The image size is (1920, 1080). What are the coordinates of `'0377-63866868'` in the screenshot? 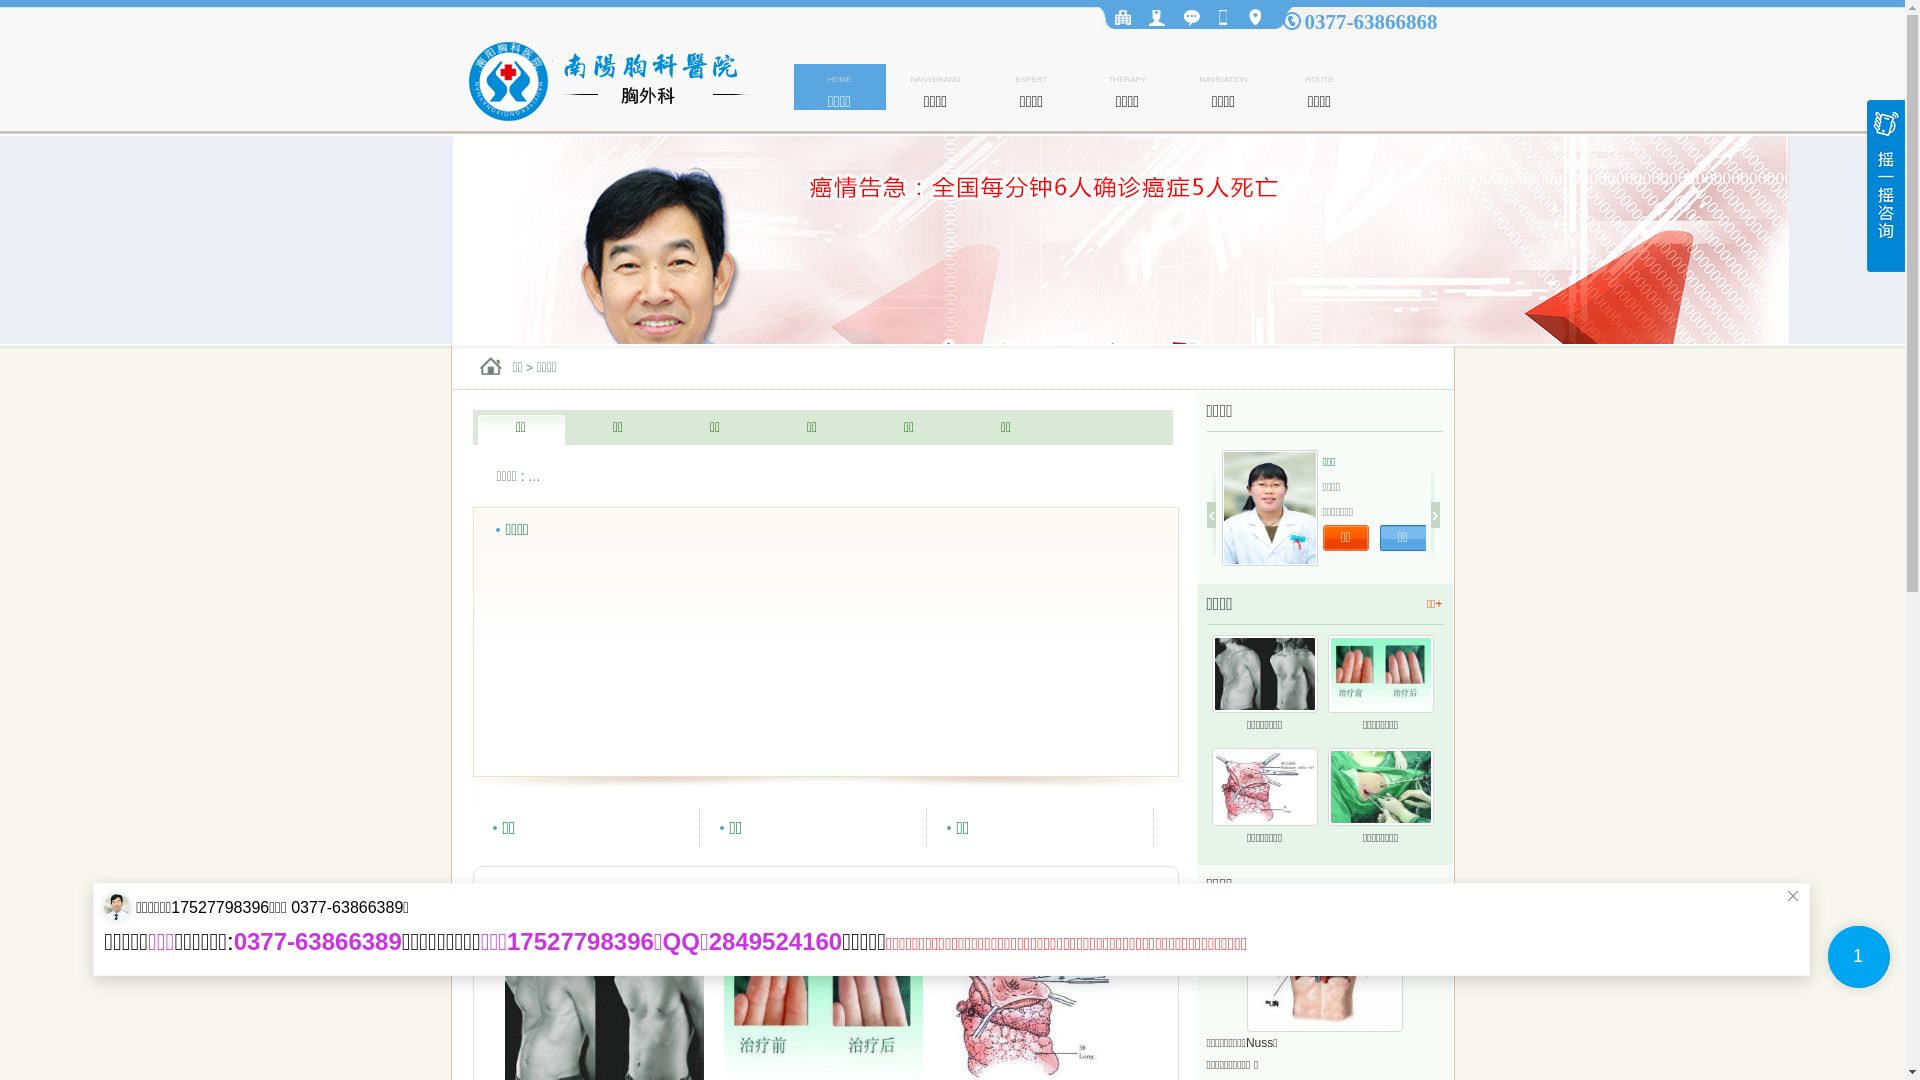 It's located at (1369, 22).